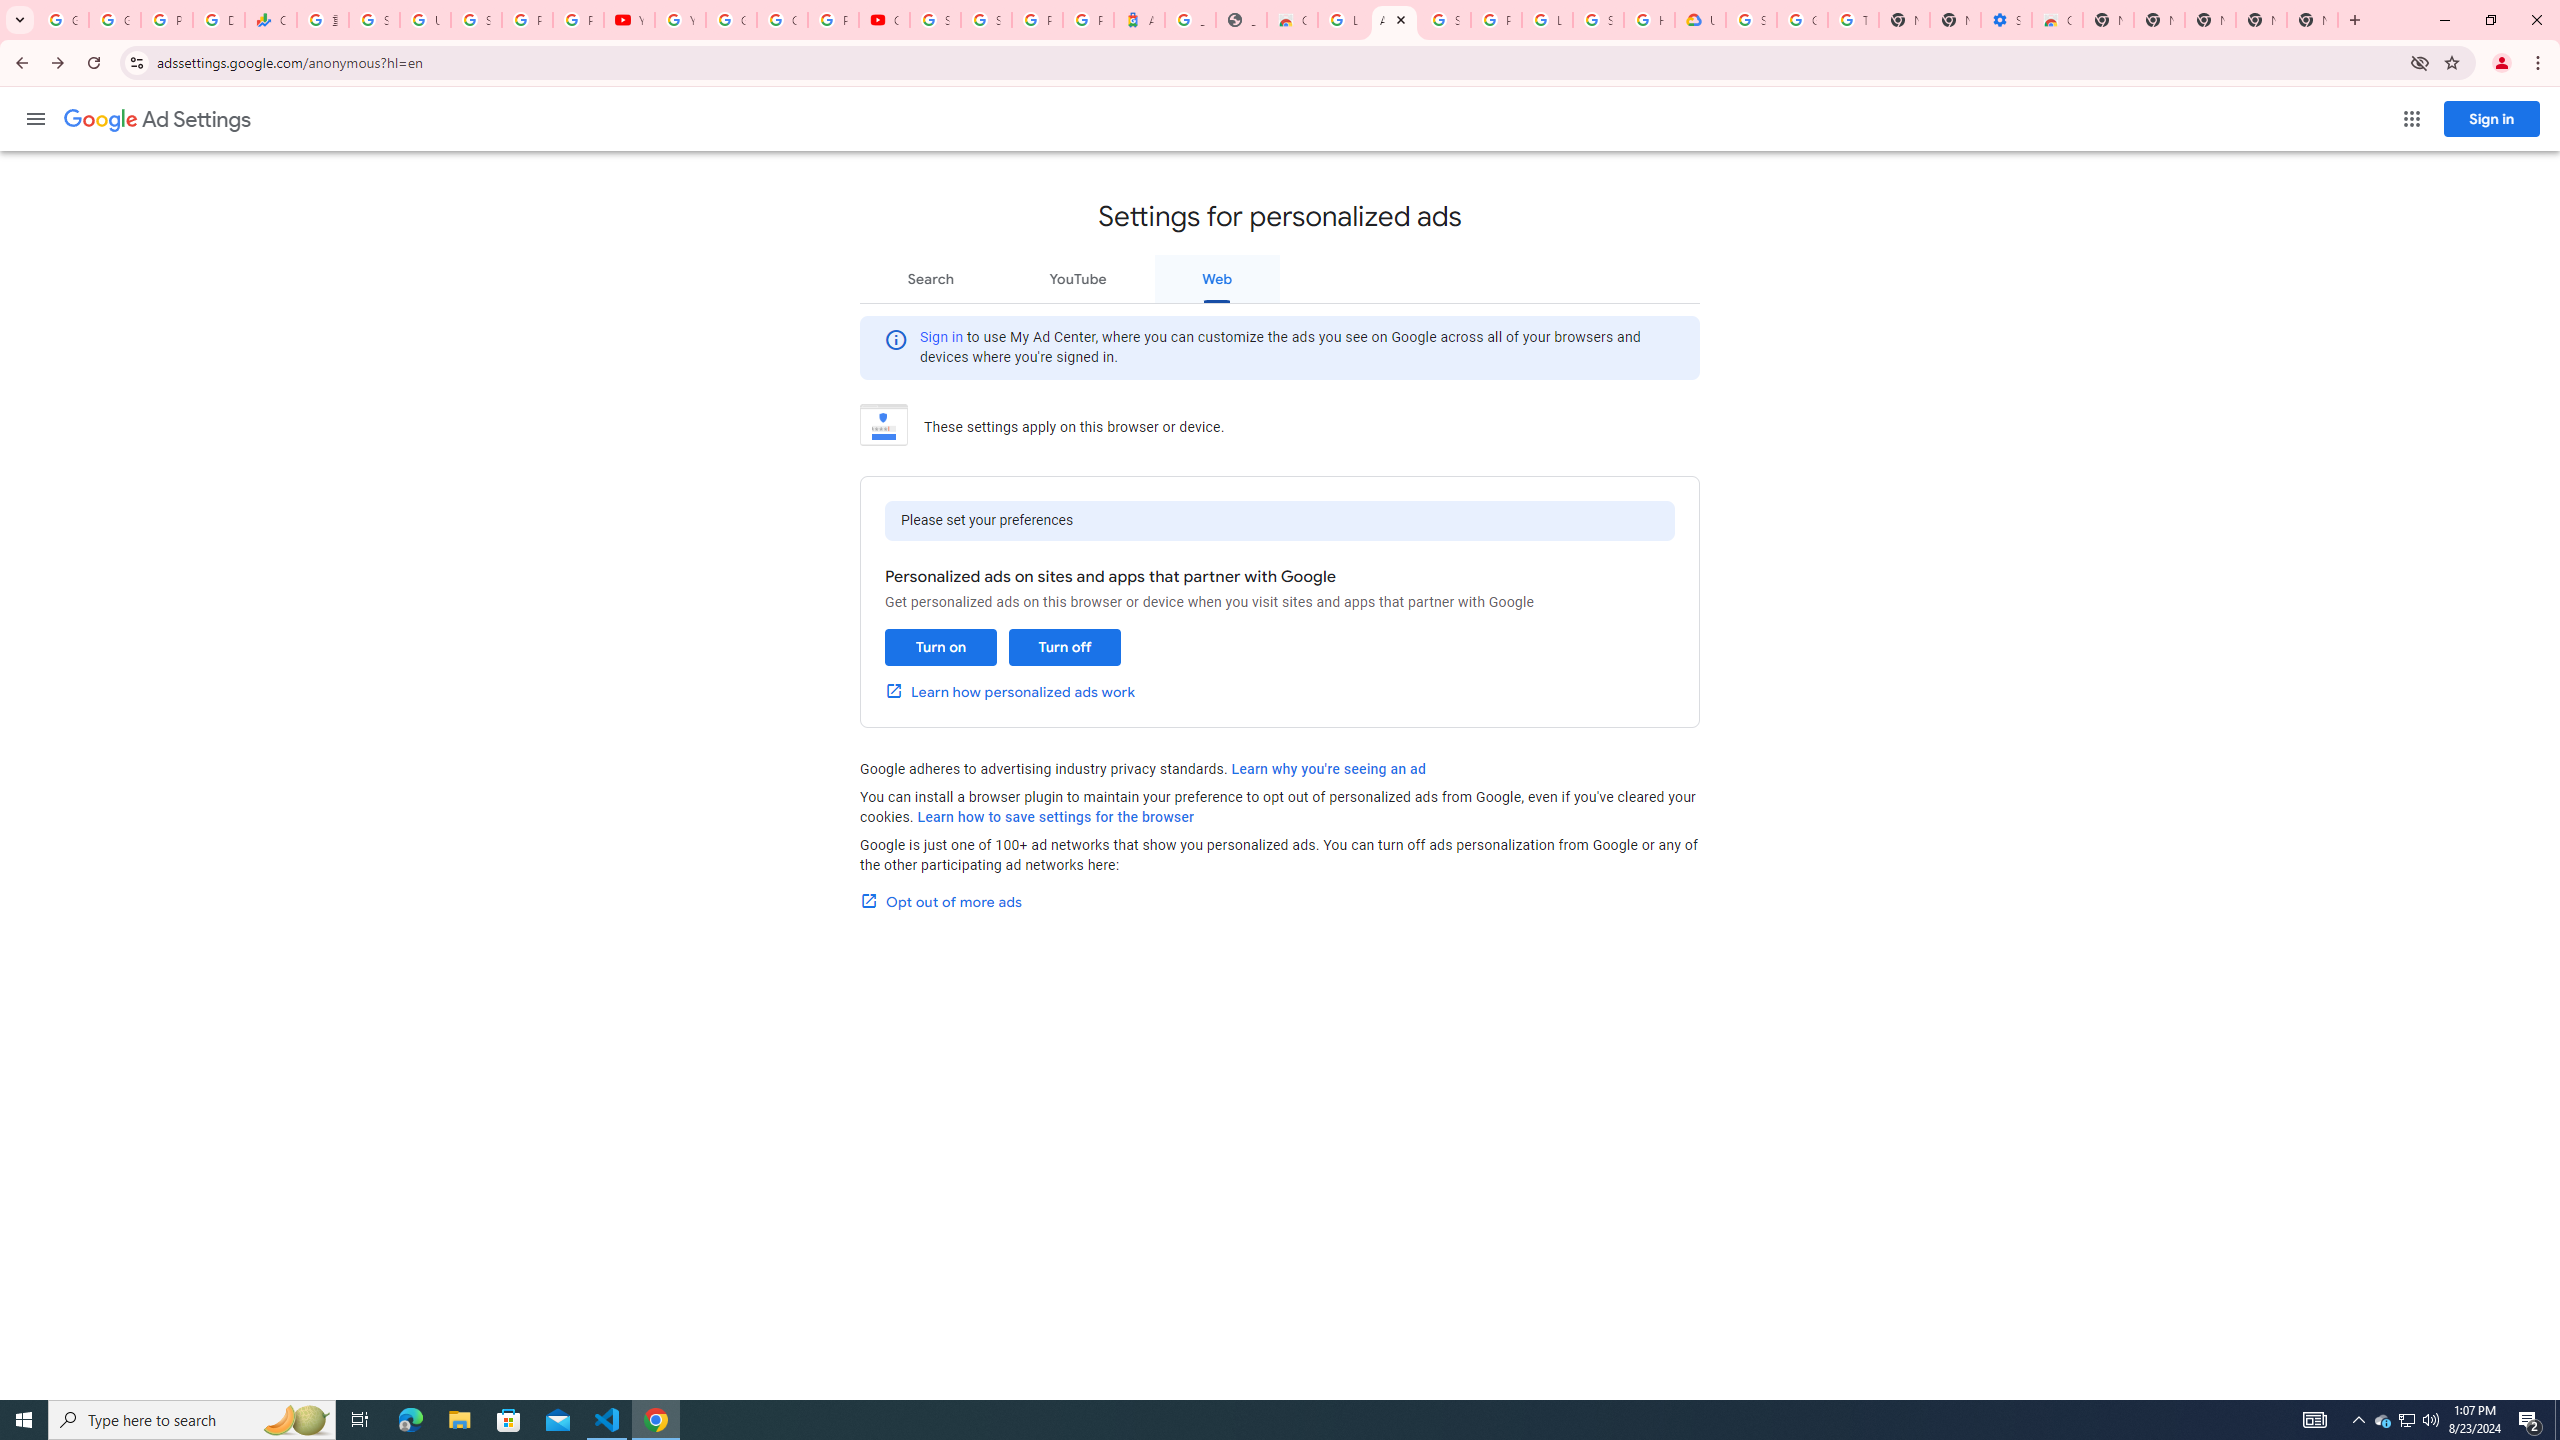 This screenshot has height=1440, width=2560. What do you see at coordinates (1277, 61) in the screenshot?
I see `'Address and search bar'` at bounding box center [1277, 61].